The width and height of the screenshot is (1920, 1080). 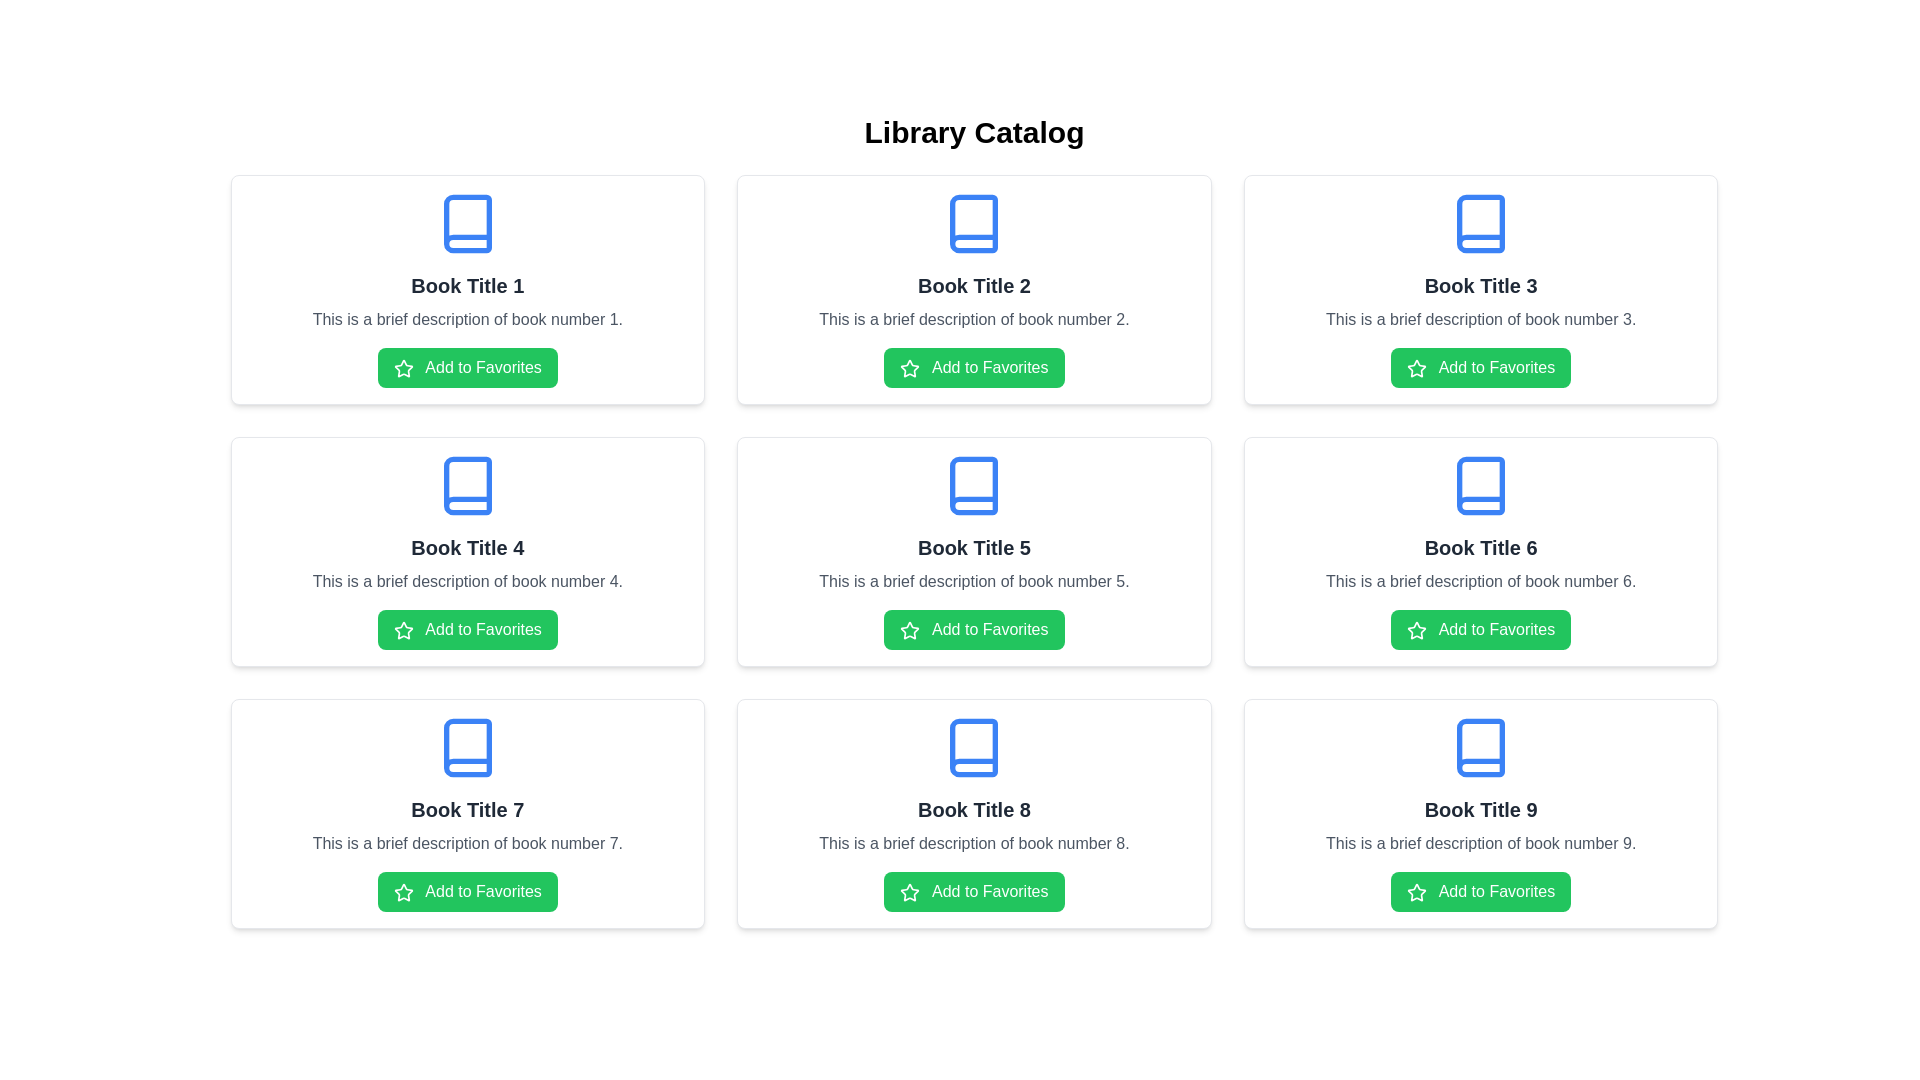 I want to click on the Text Label displaying 'Book Title 8', which is styled with bold and larger font size, located in the third card of the bottom row in a grid layout, so click(x=974, y=810).